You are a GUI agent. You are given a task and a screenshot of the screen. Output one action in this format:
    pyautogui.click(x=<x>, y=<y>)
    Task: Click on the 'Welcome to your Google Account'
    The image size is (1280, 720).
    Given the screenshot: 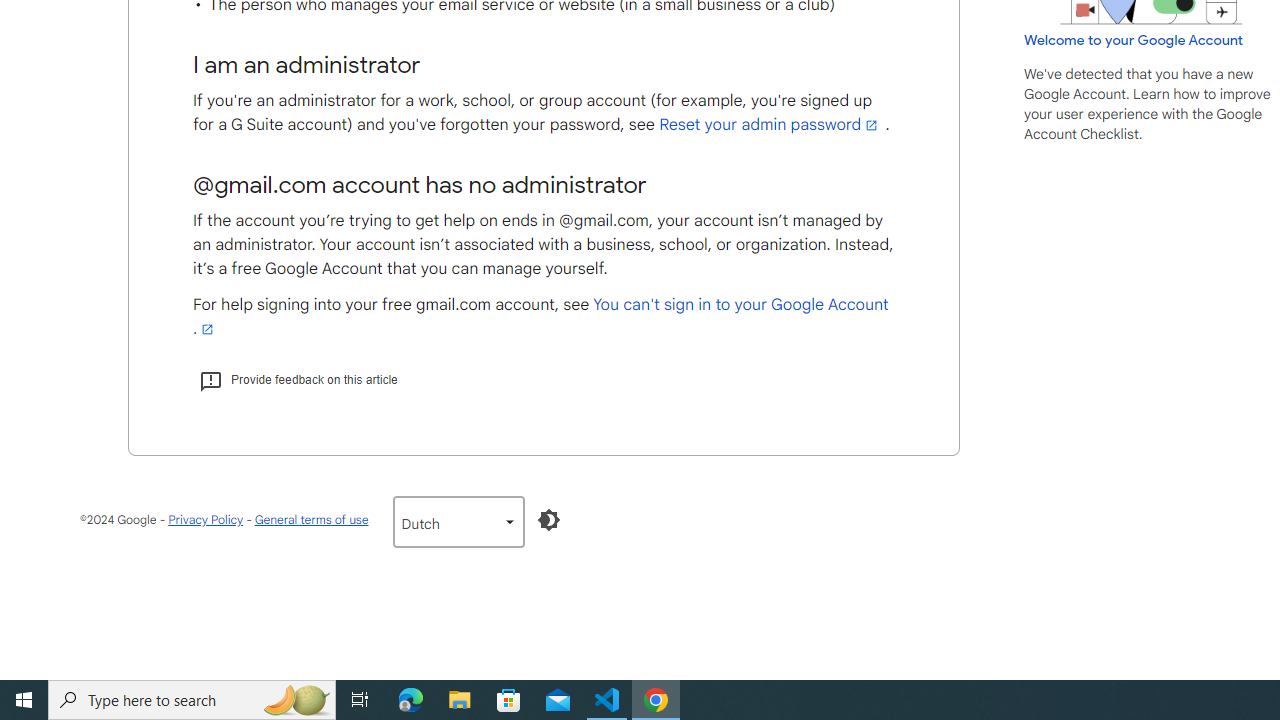 What is the action you would take?
    pyautogui.click(x=1134, y=39)
    